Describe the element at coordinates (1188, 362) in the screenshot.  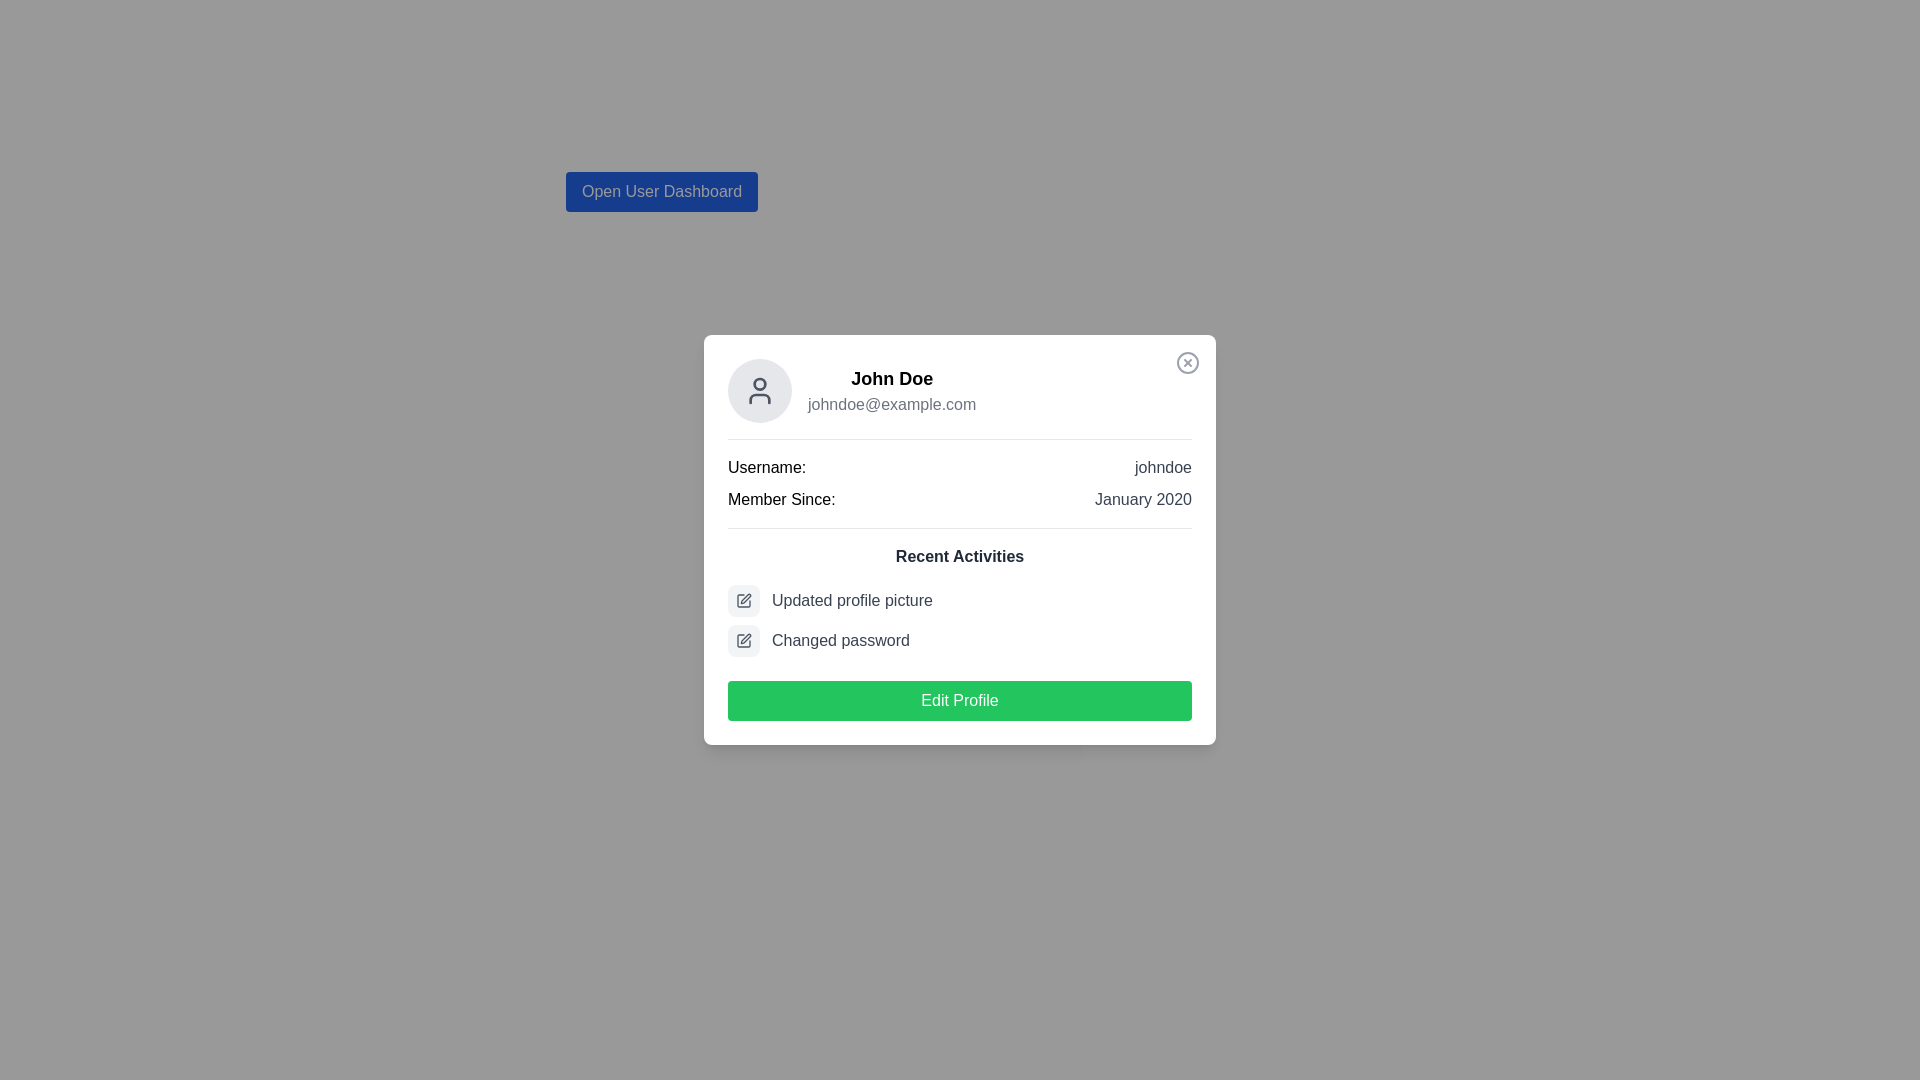
I see `the close icon located at the top-right corner of the user profile card` at that location.